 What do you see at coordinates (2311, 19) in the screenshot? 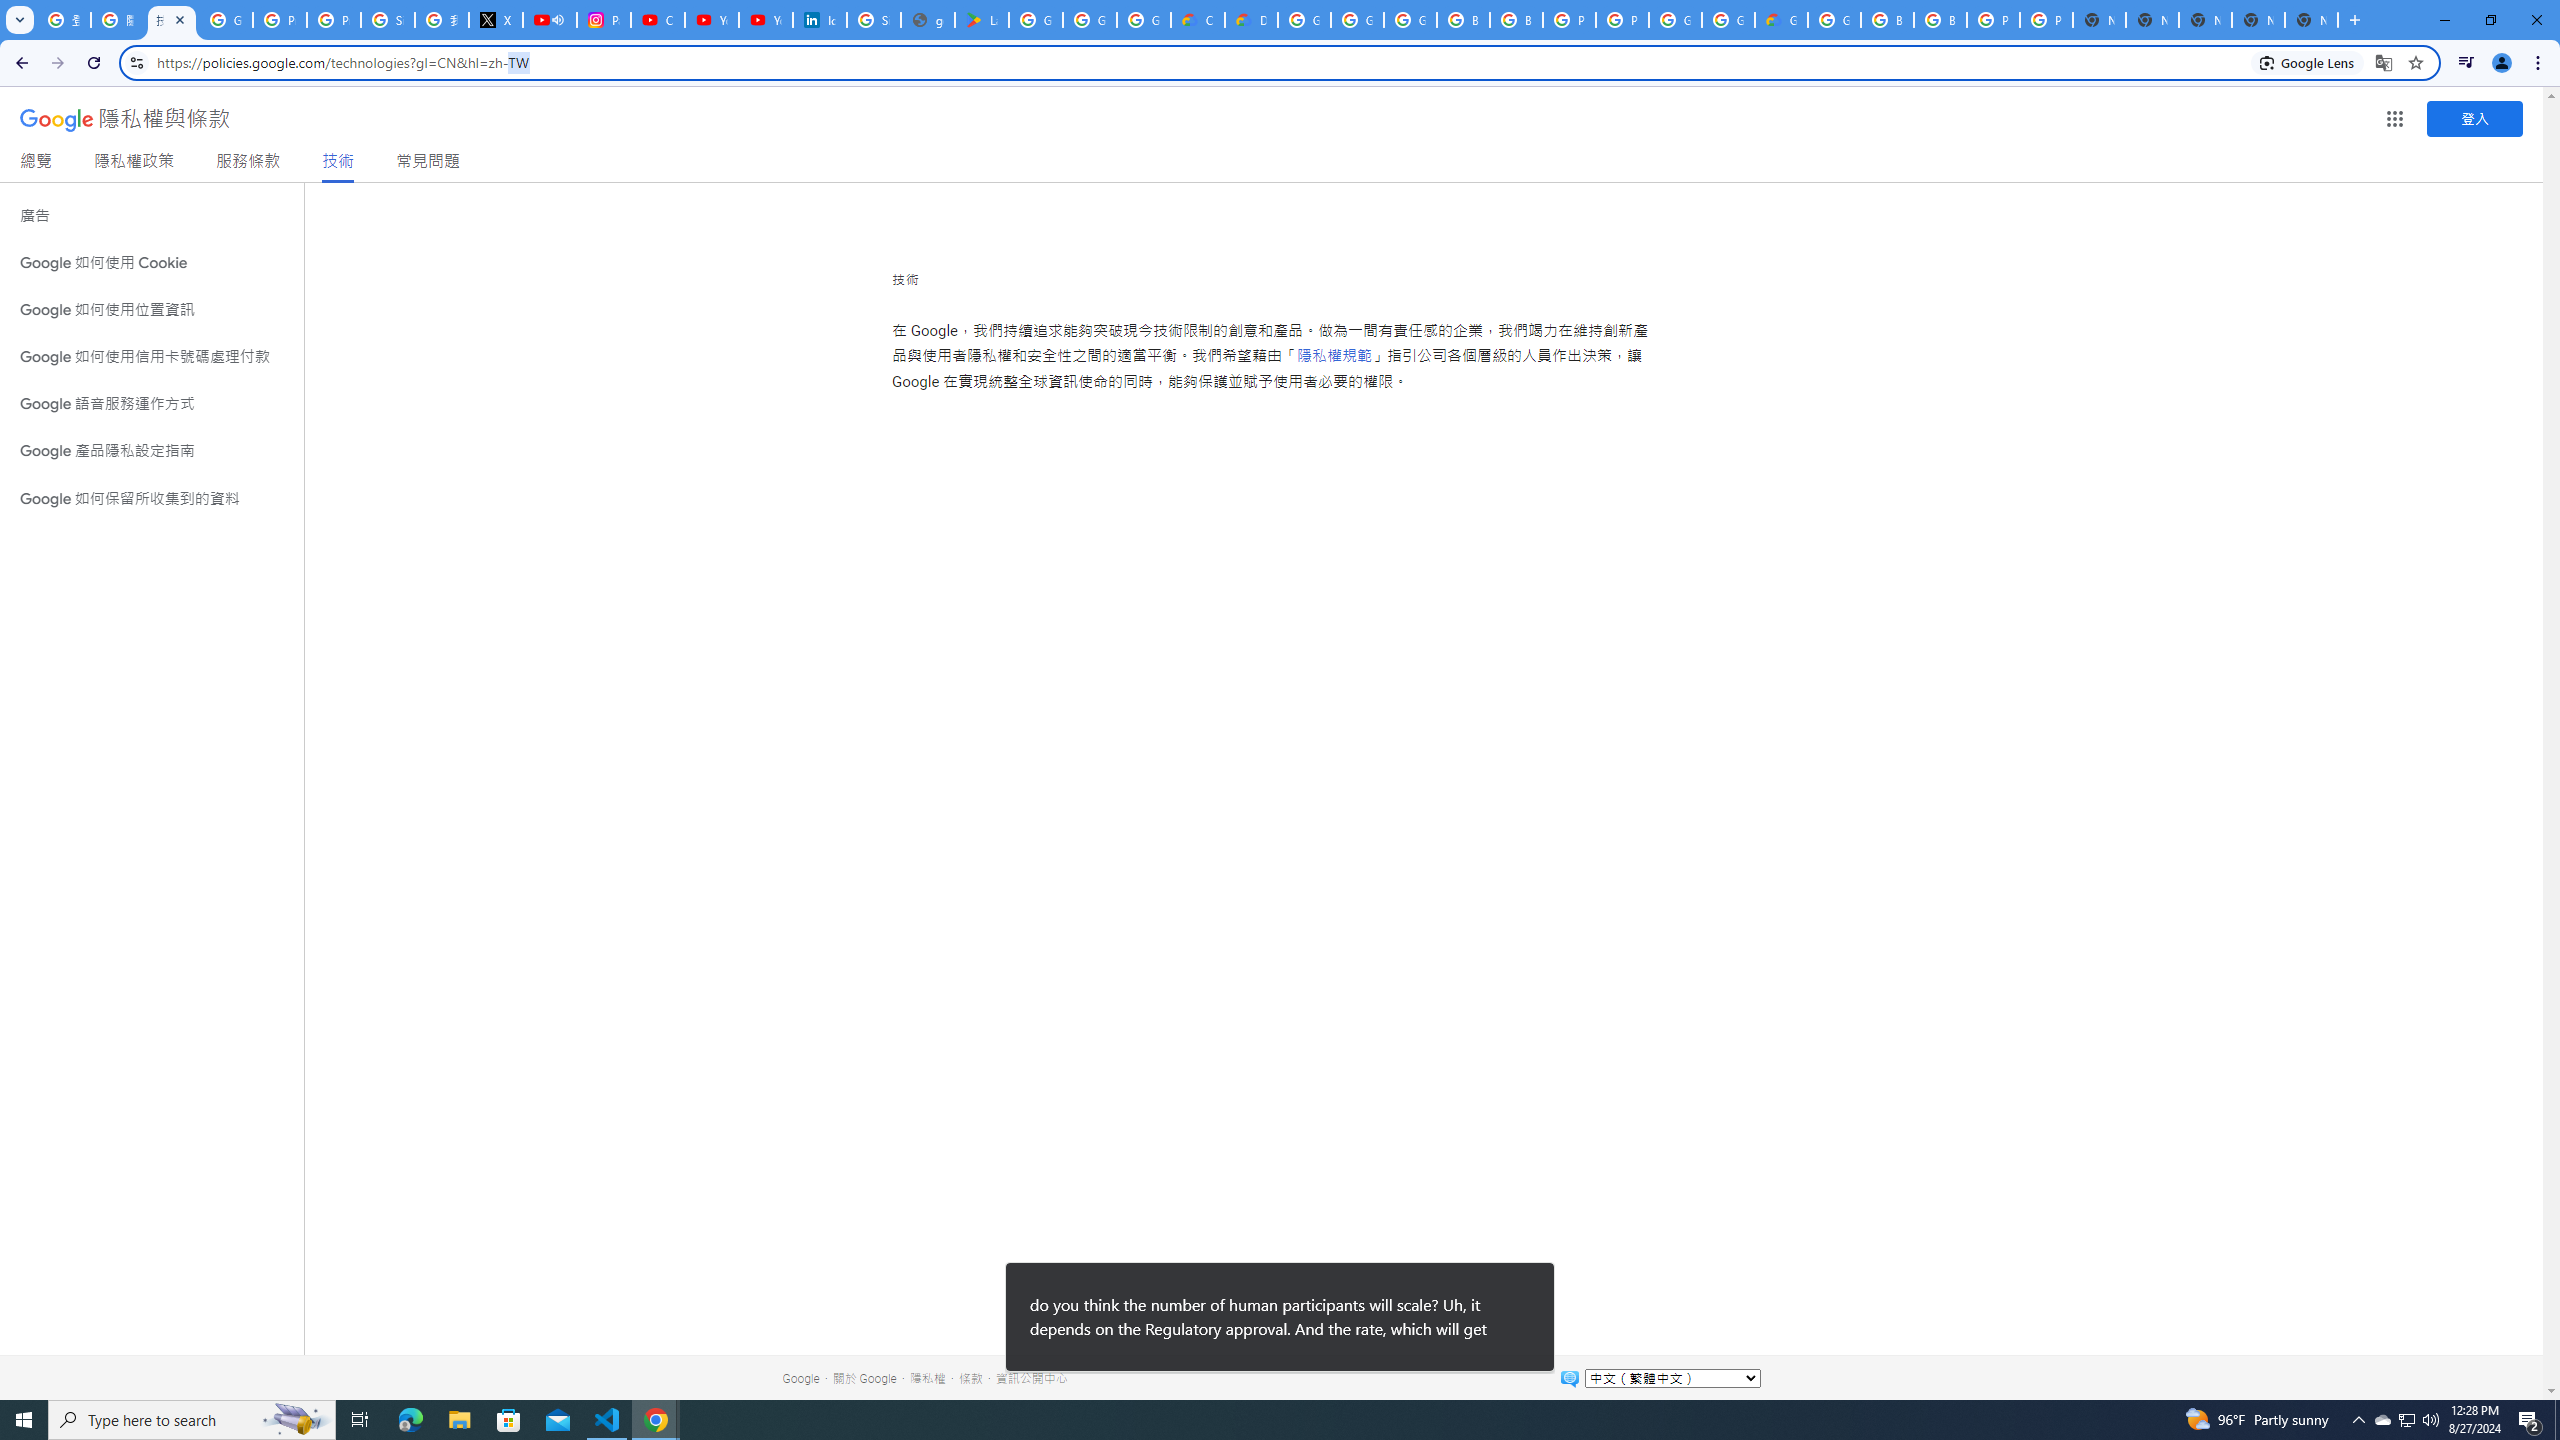
I see `'New Tab'` at bounding box center [2311, 19].